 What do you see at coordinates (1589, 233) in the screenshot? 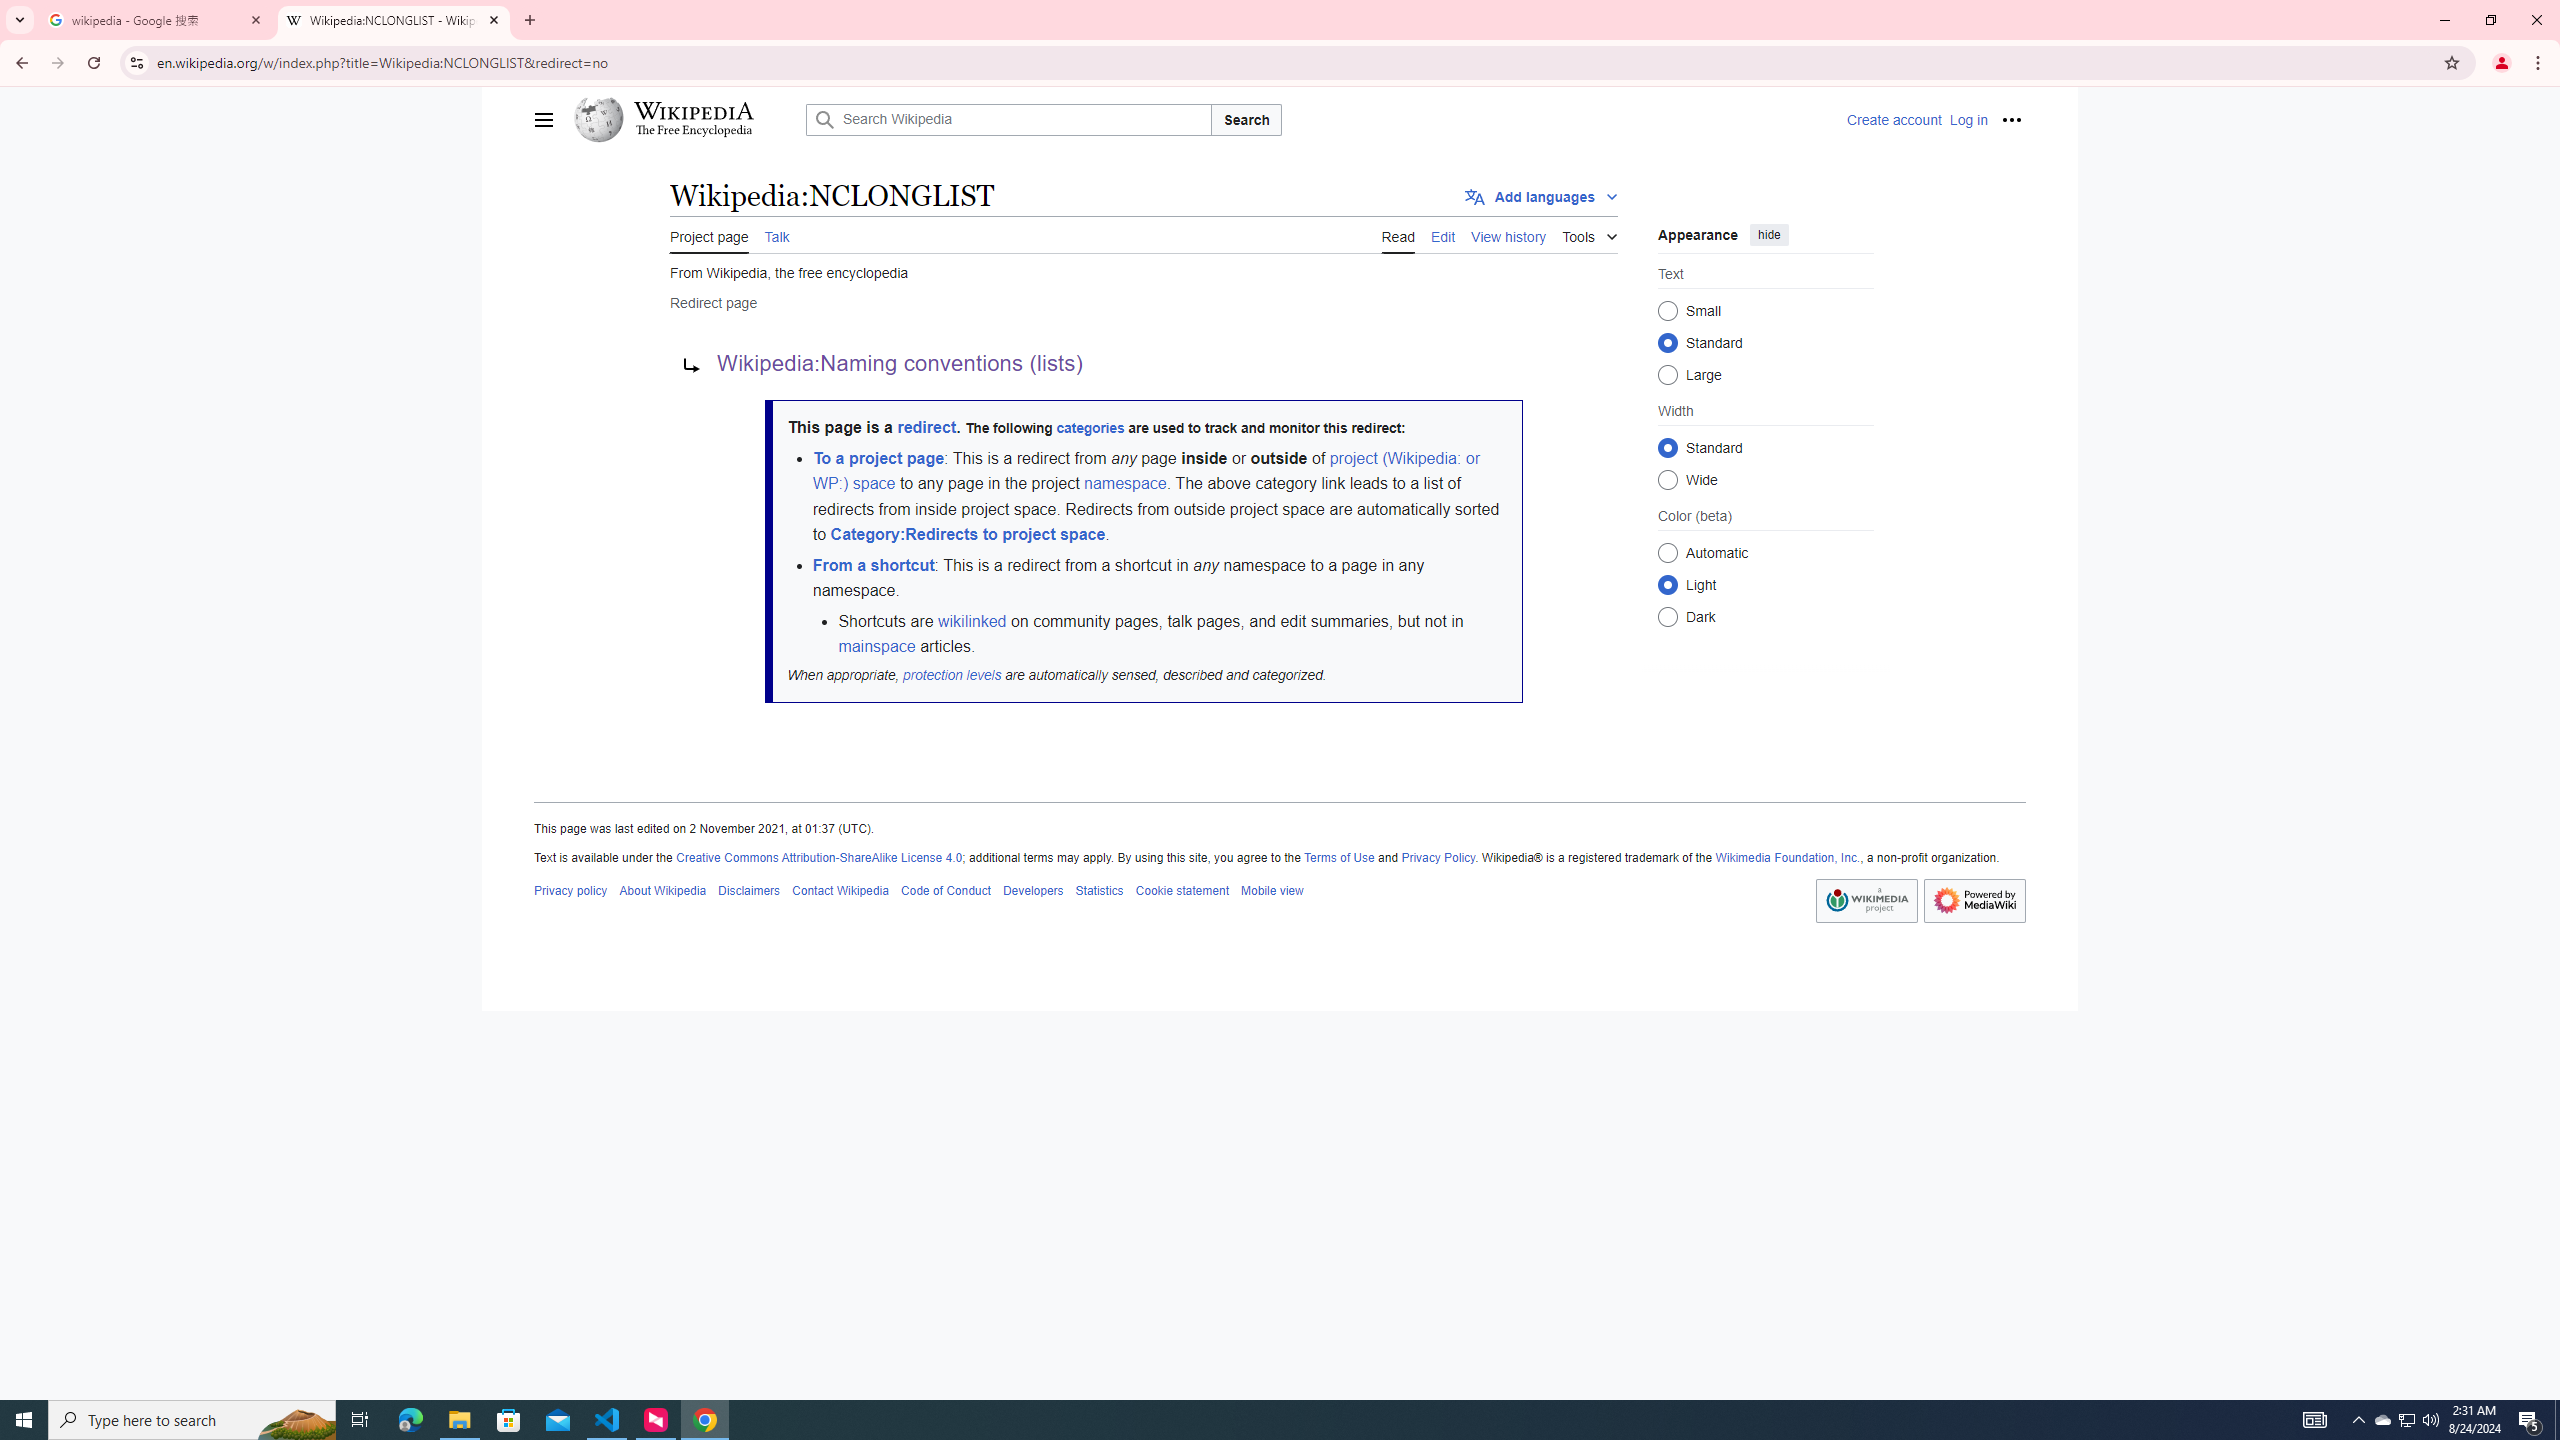
I see `'Tools'` at bounding box center [1589, 233].